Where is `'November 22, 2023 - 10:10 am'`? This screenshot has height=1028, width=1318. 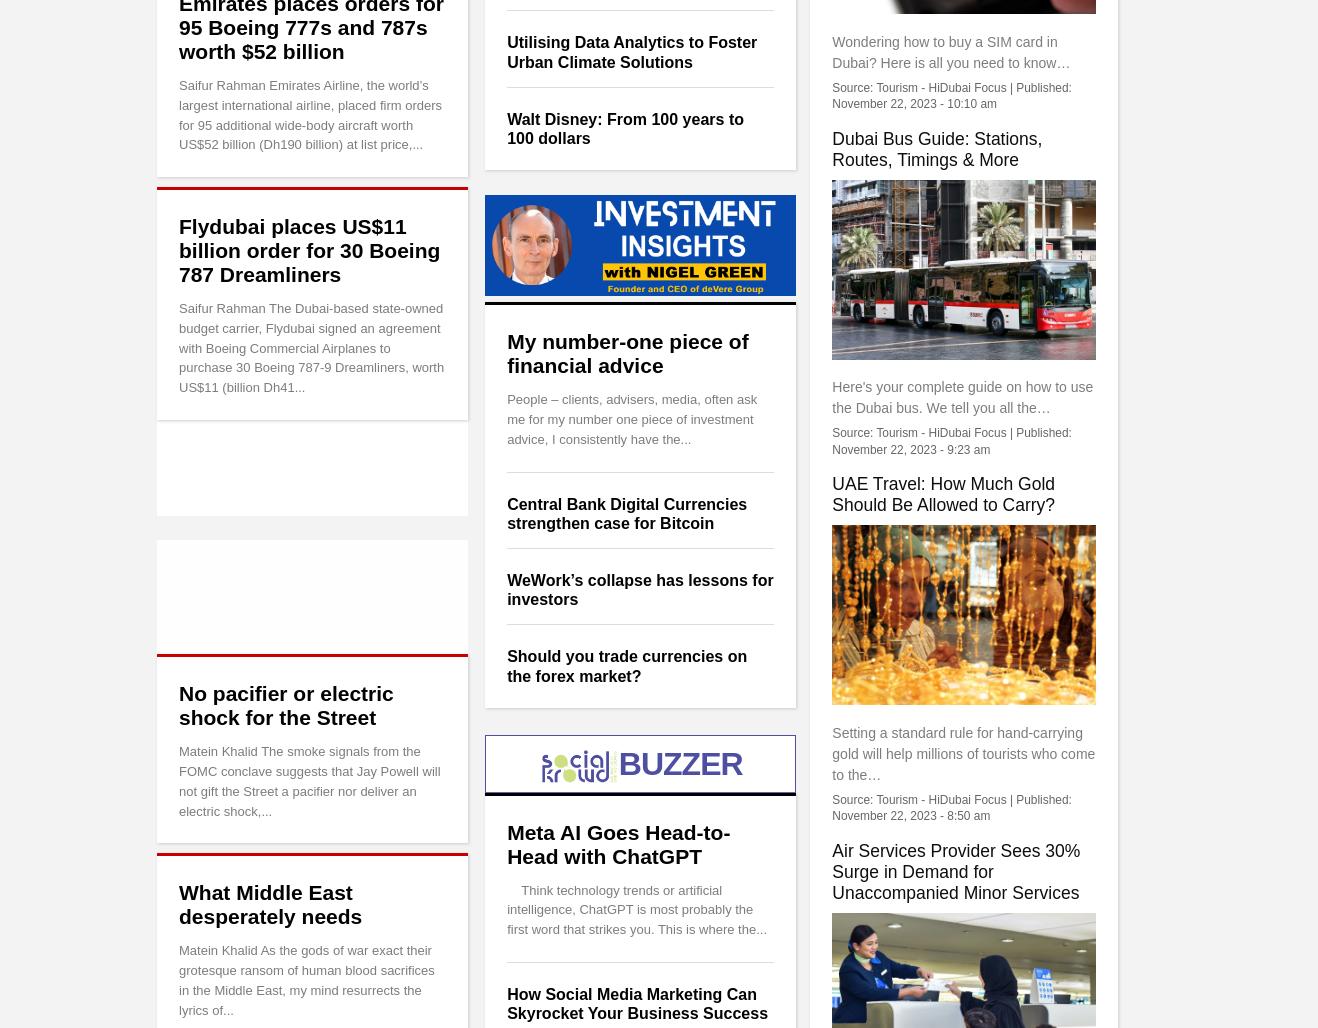
'November 22, 2023 - 10:10 am' is located at coordinates (831, 103).